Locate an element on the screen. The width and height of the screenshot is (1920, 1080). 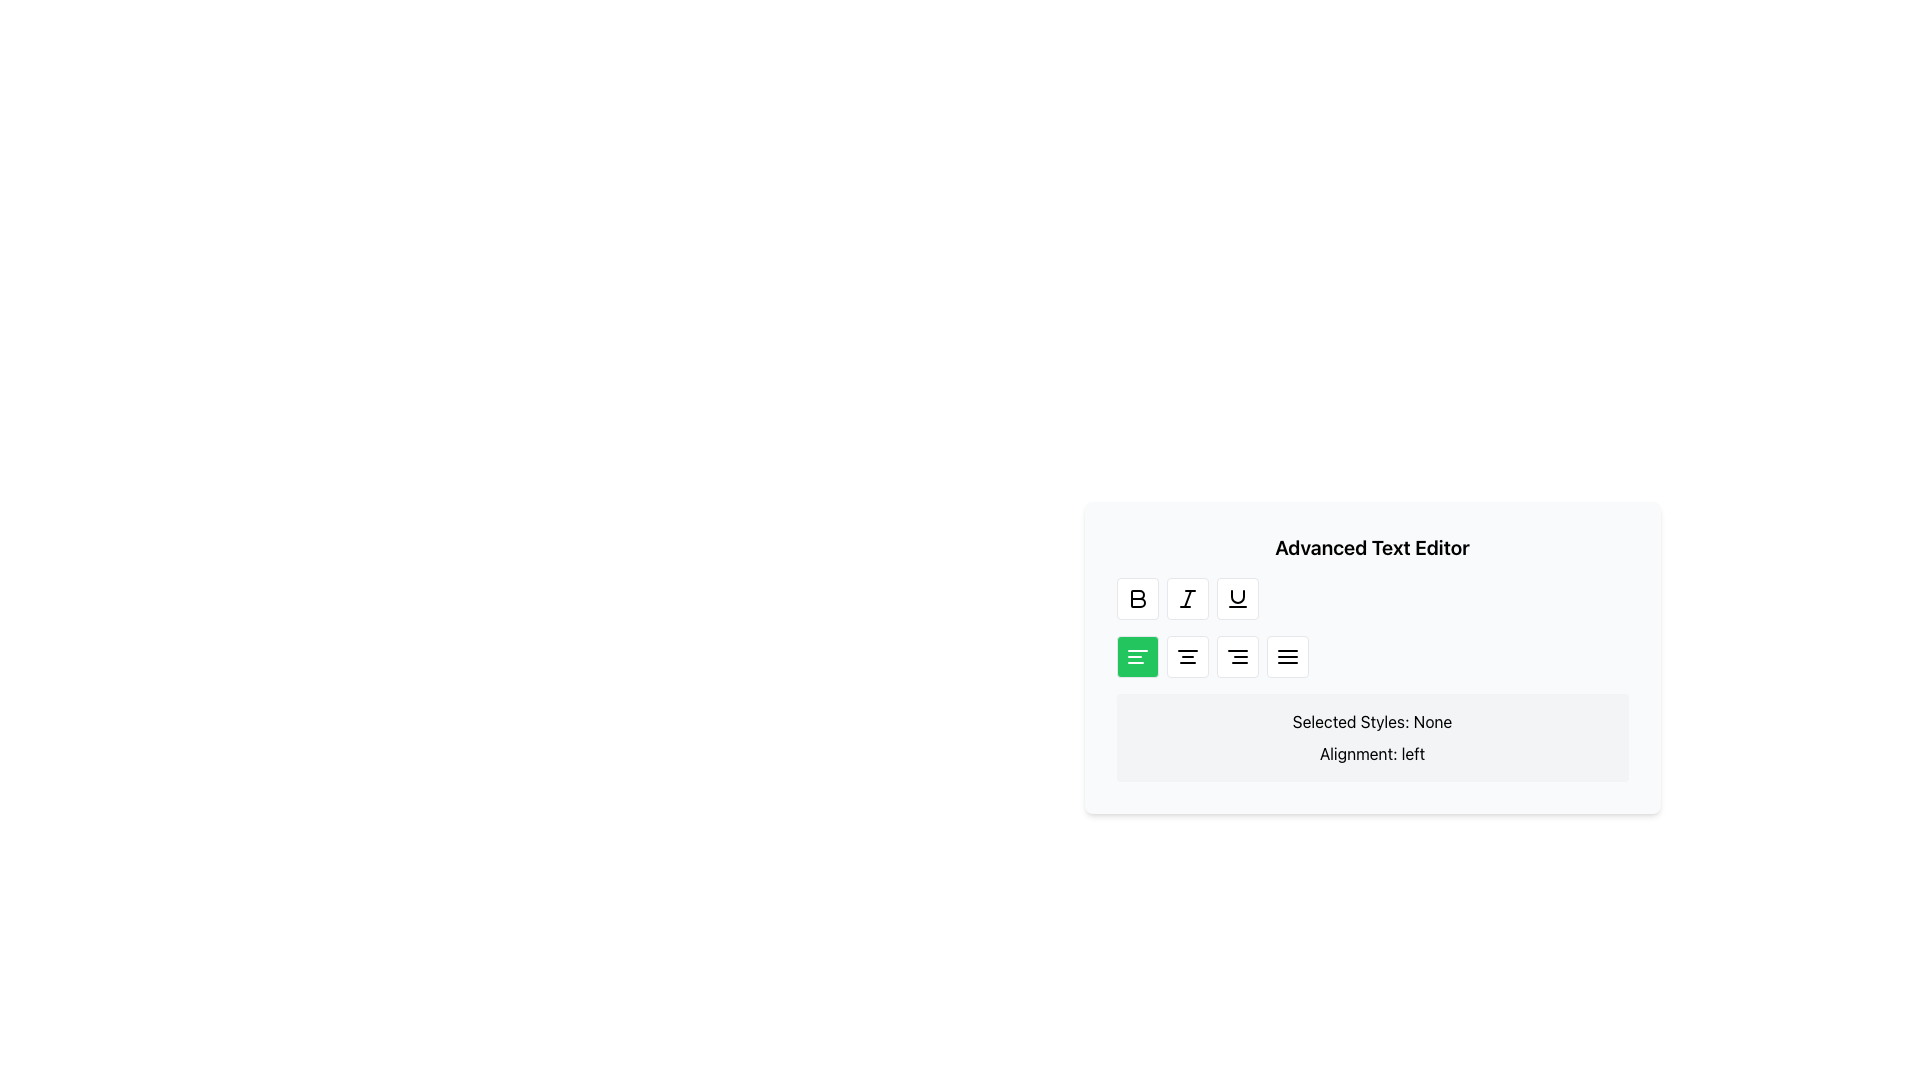
the third button in the button toolbar of the 'Advanced Text Editor' to apply underline styling, which features a U-shaped curved line above a horizontal line in a simple black vector style is located at coordinates (1236, 597).